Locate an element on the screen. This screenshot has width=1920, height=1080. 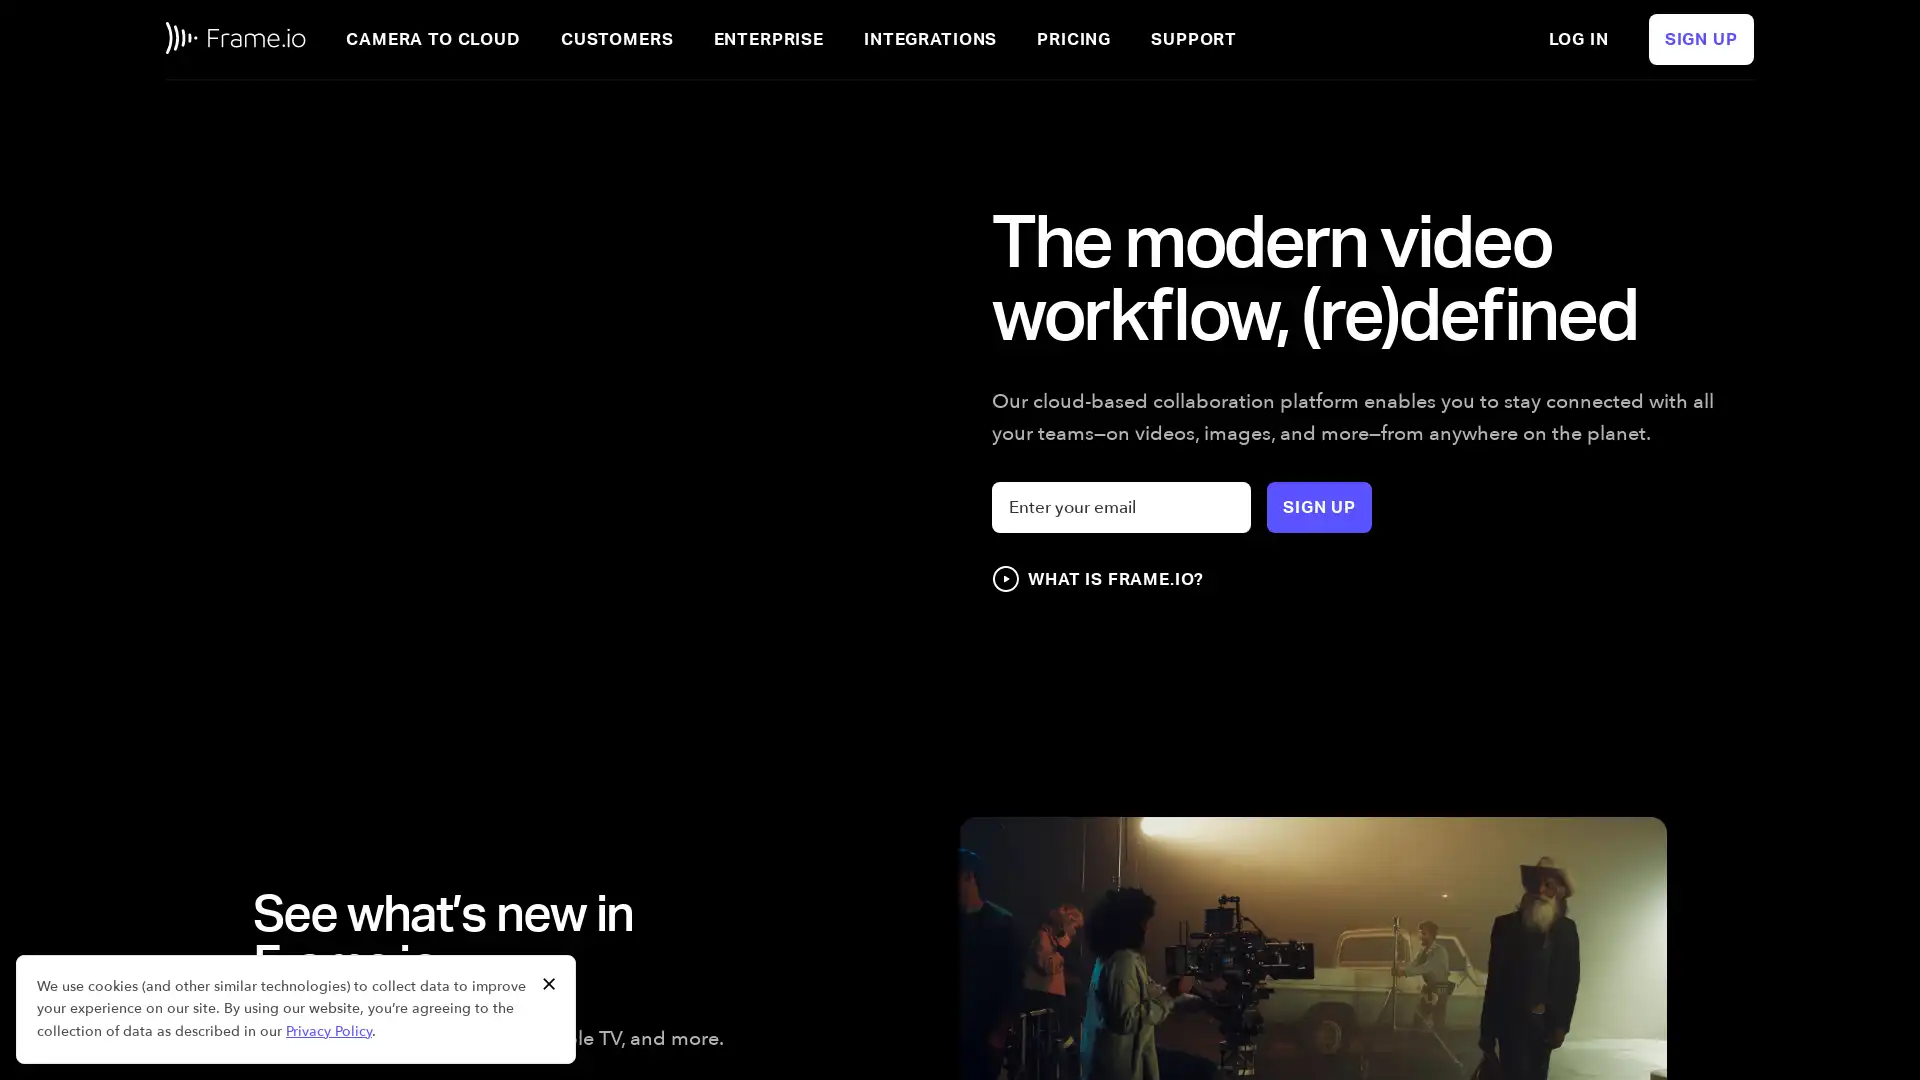
WHAT IS FRAME.IO? is located at coordinates (1096, 578).